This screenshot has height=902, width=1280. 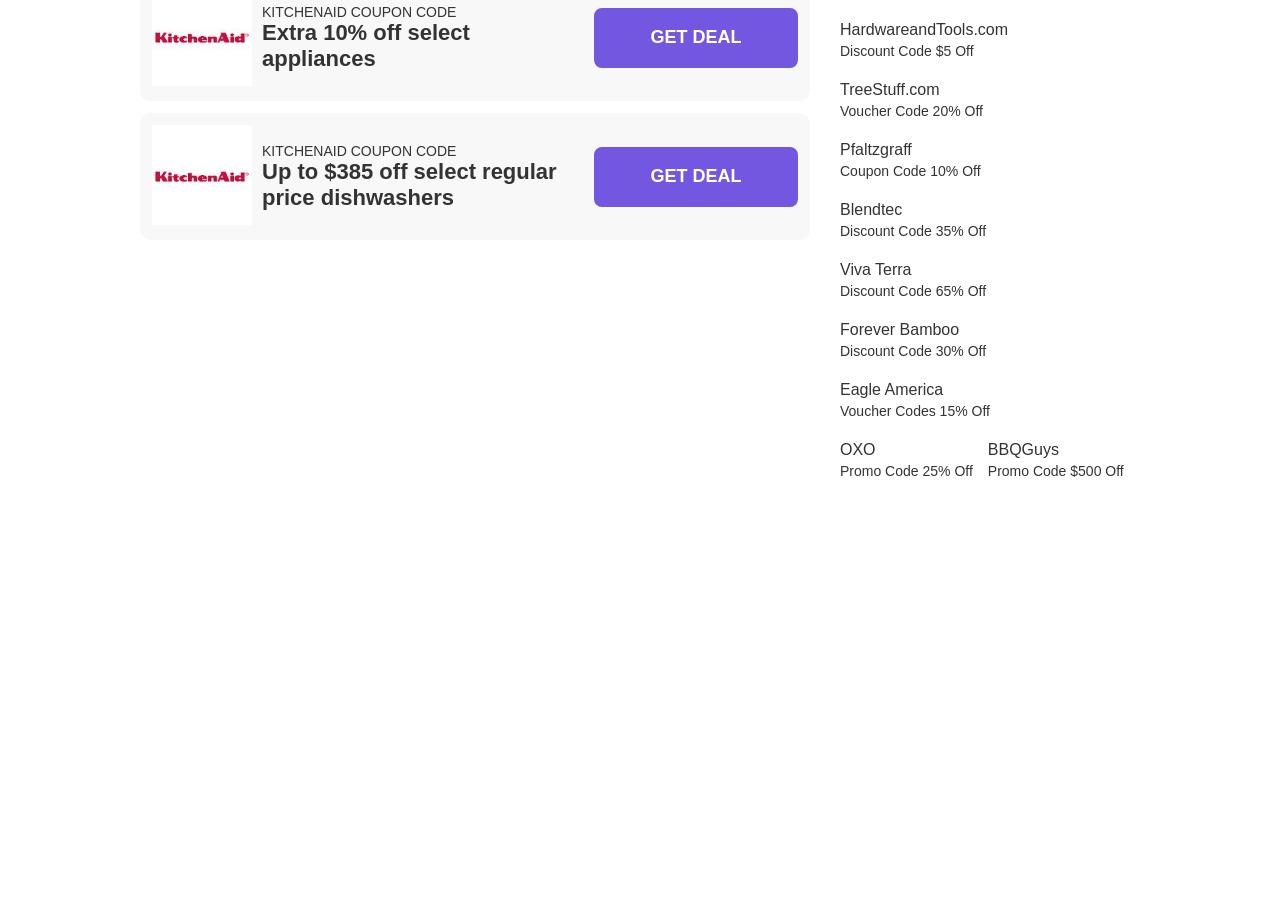 What do you see at coordinates (913, 409) in the screenshot?
I see `'Voucher Codes 15% Off'` at bounding box center [913, 409].